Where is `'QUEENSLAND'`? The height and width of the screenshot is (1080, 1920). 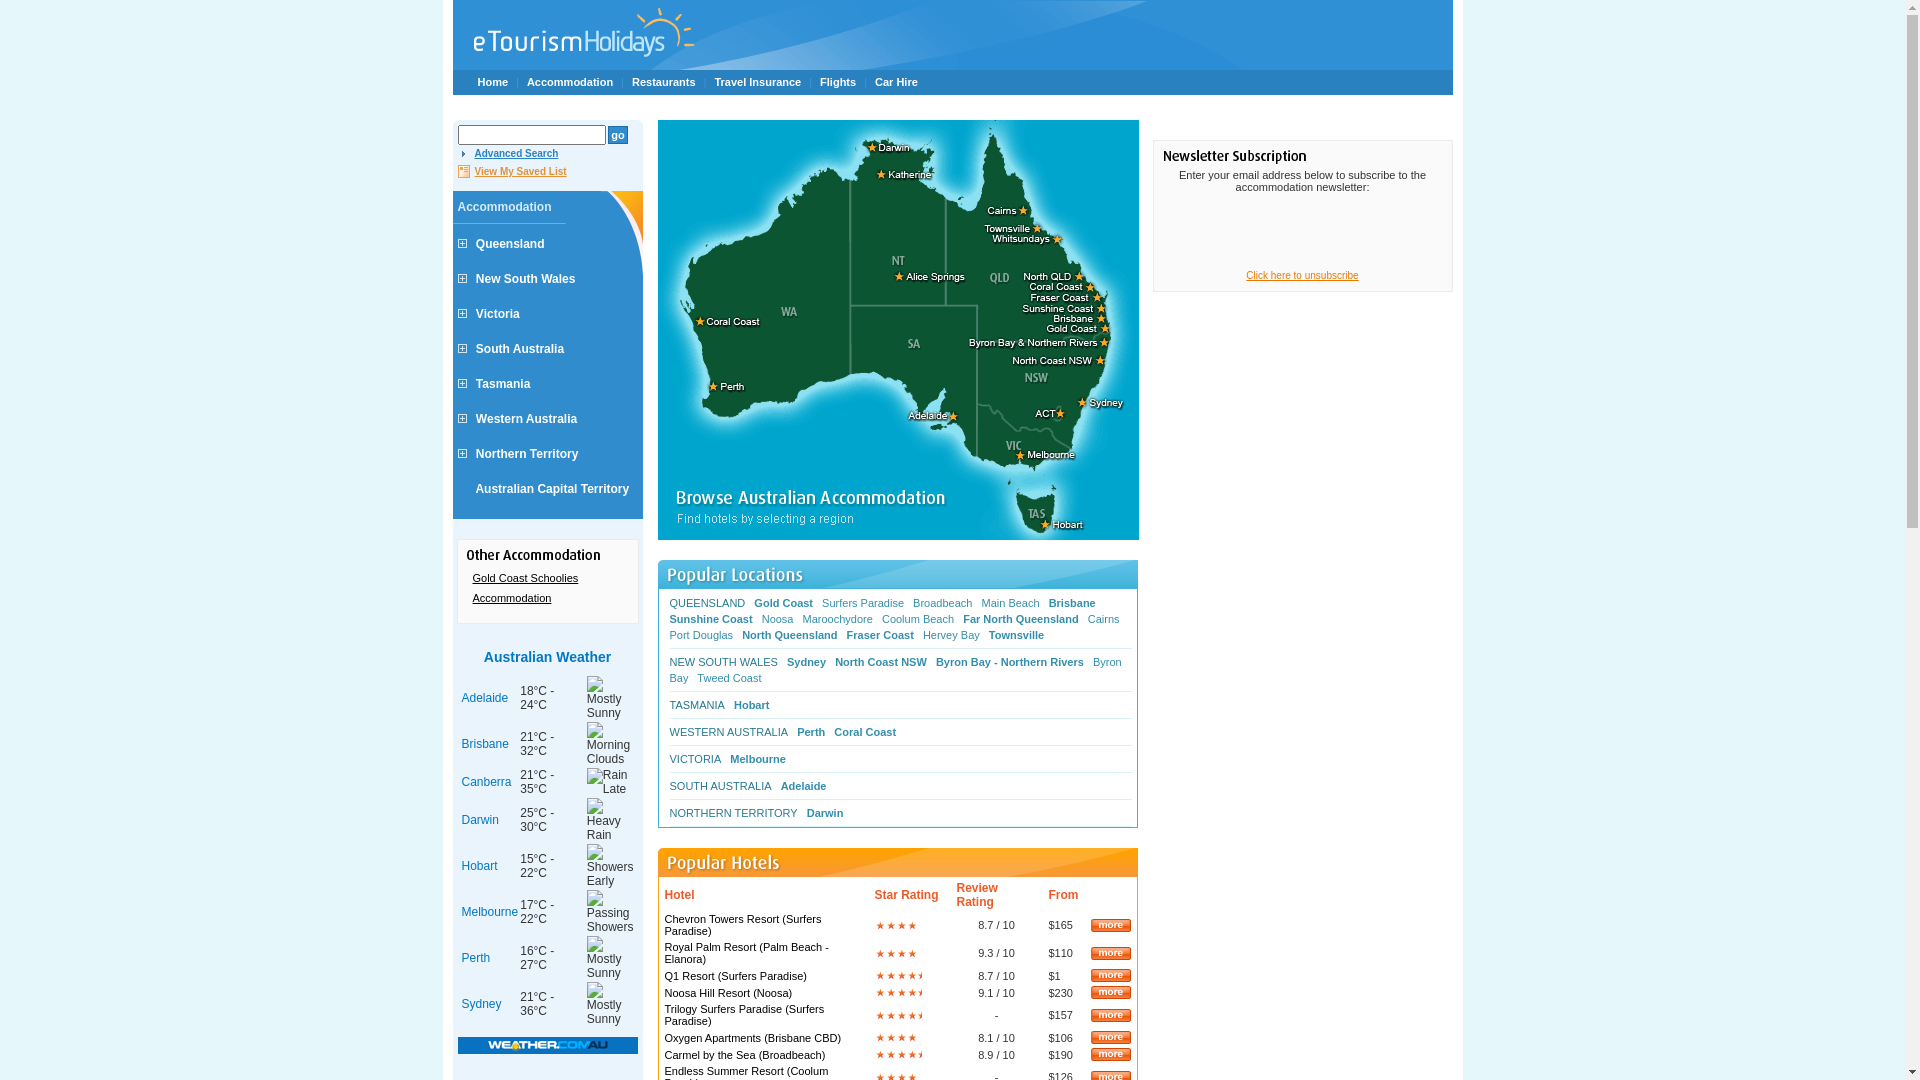
'QUEENSLAND' is located at coordinates (710, 601).